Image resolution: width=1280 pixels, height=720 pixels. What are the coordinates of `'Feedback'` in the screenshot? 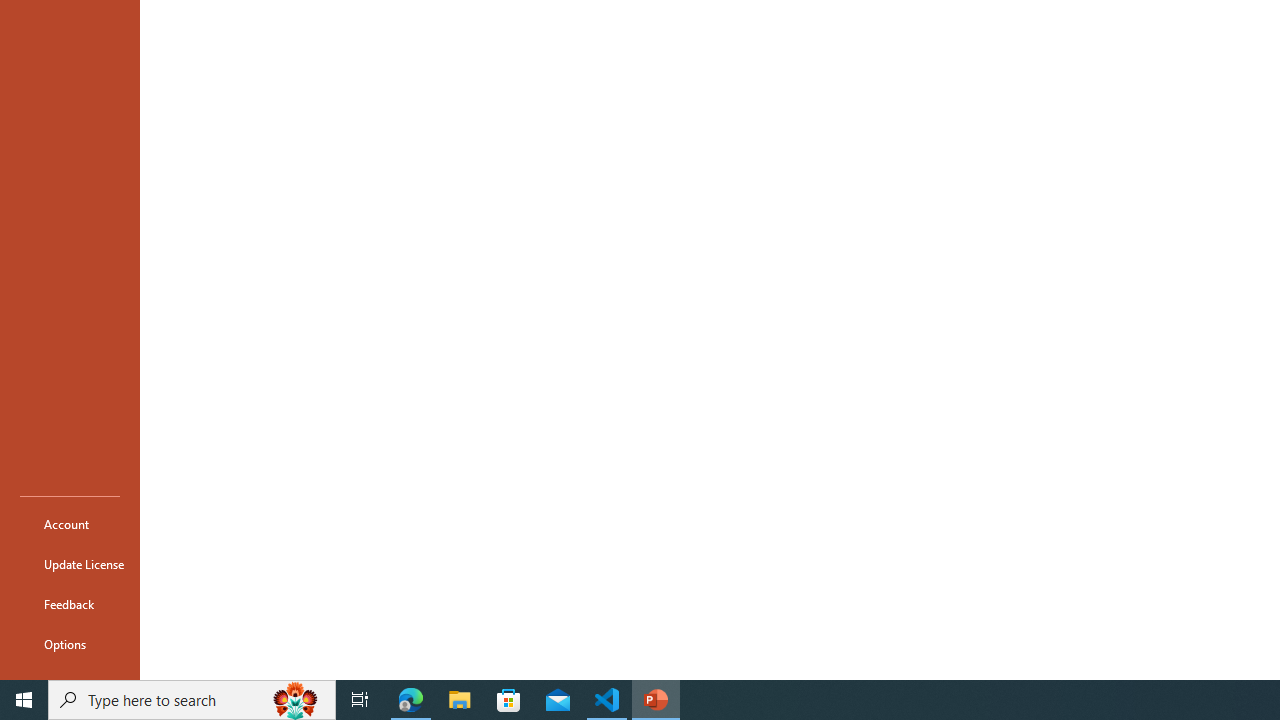 It's located at (69, 603).